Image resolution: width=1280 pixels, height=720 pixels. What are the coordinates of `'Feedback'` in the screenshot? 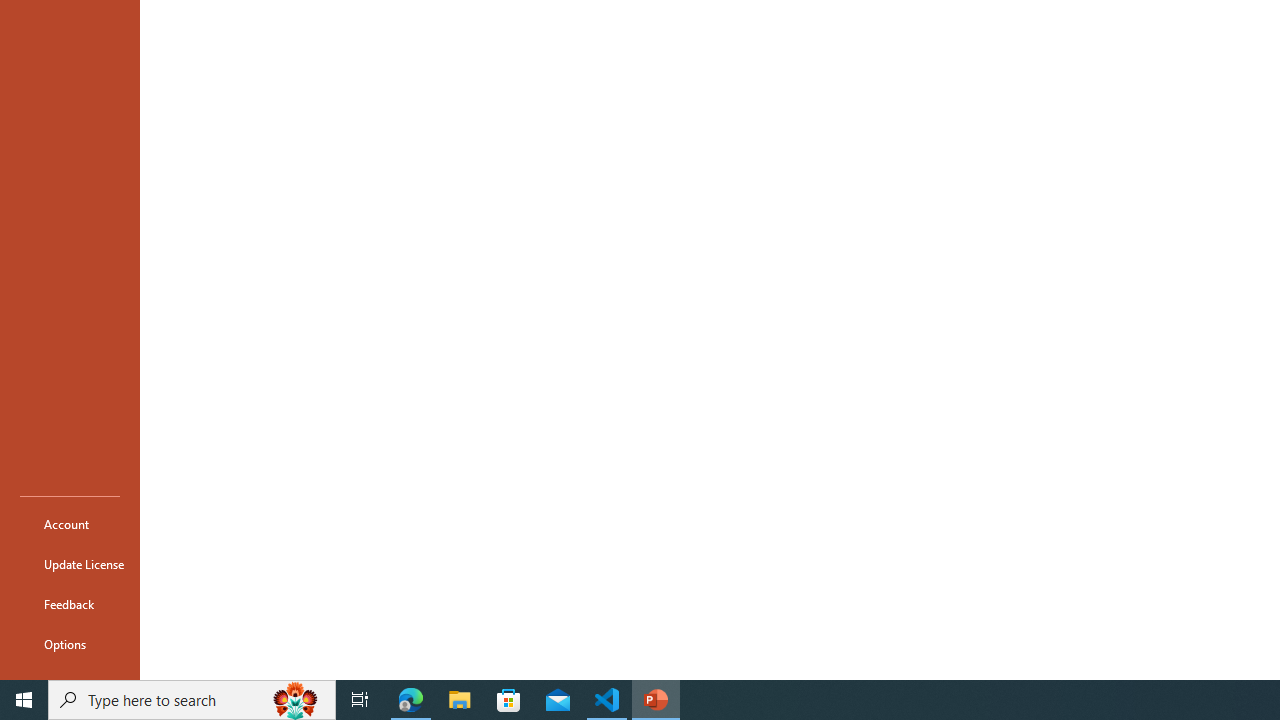 It's located at (69, 603).